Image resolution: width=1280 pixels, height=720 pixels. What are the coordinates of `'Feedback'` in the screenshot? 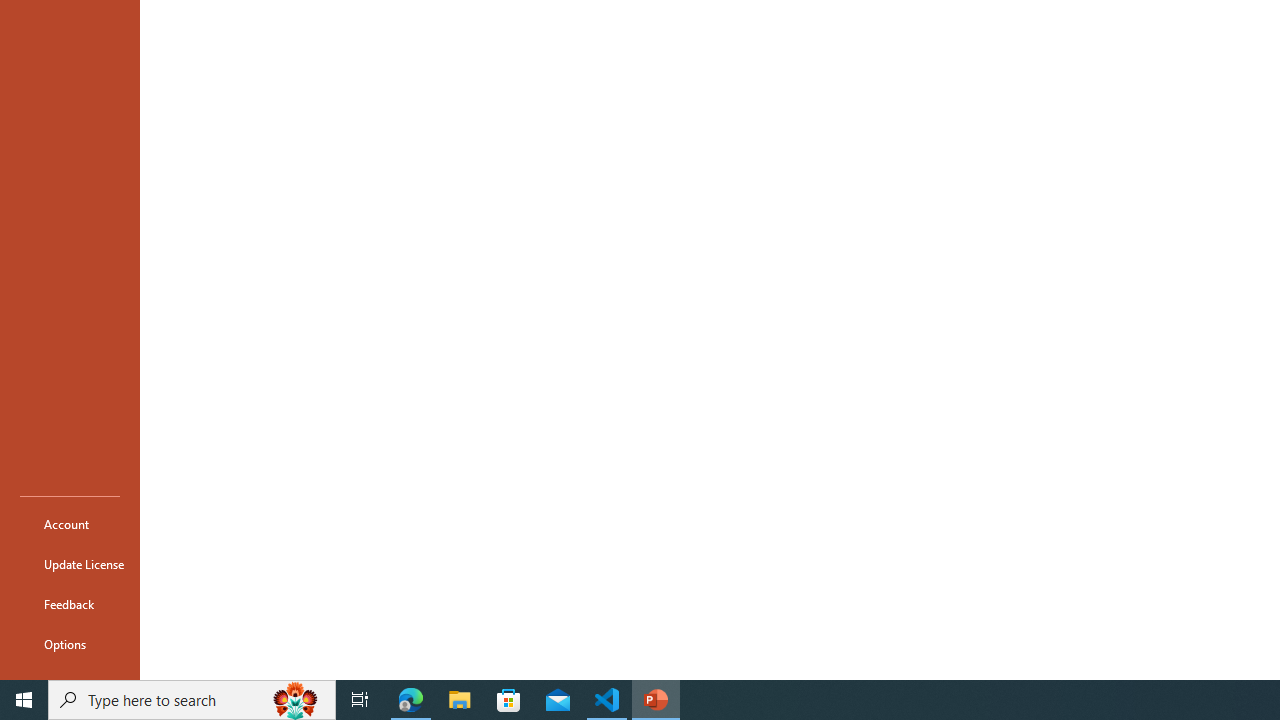 It's located at (69, 603).